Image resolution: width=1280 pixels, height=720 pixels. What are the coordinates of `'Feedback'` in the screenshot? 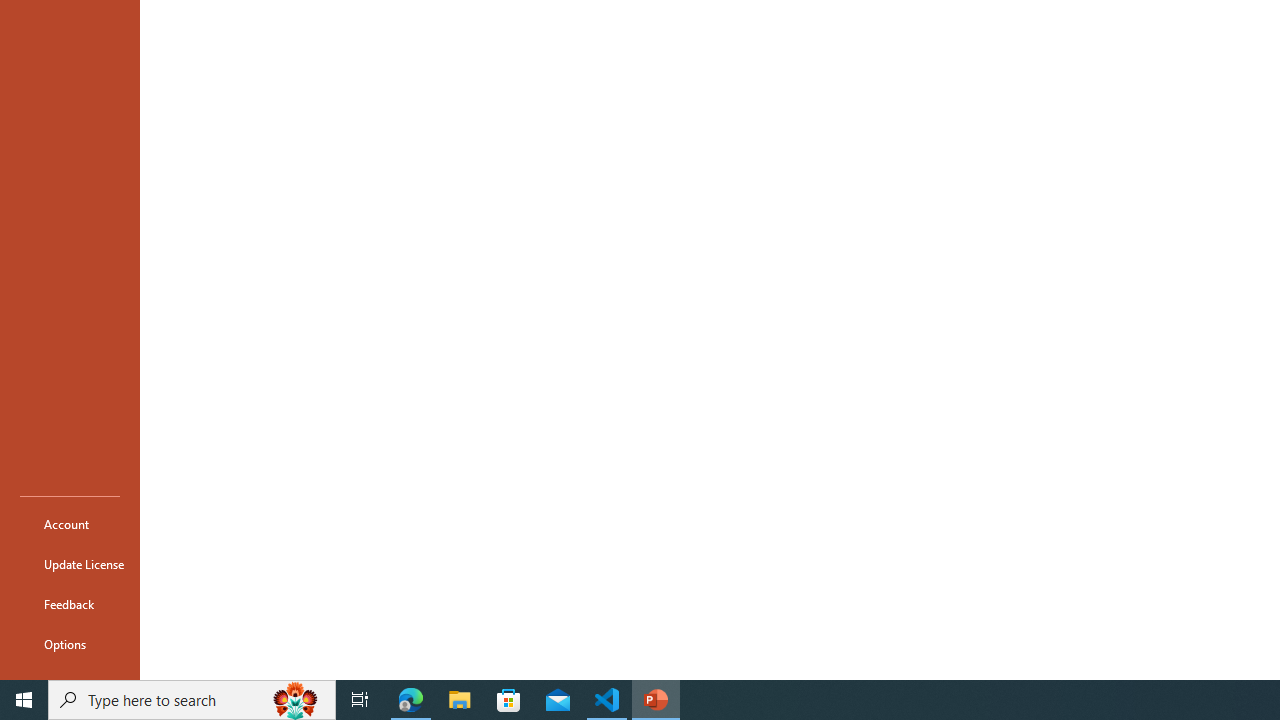 It's located at (69, 603).